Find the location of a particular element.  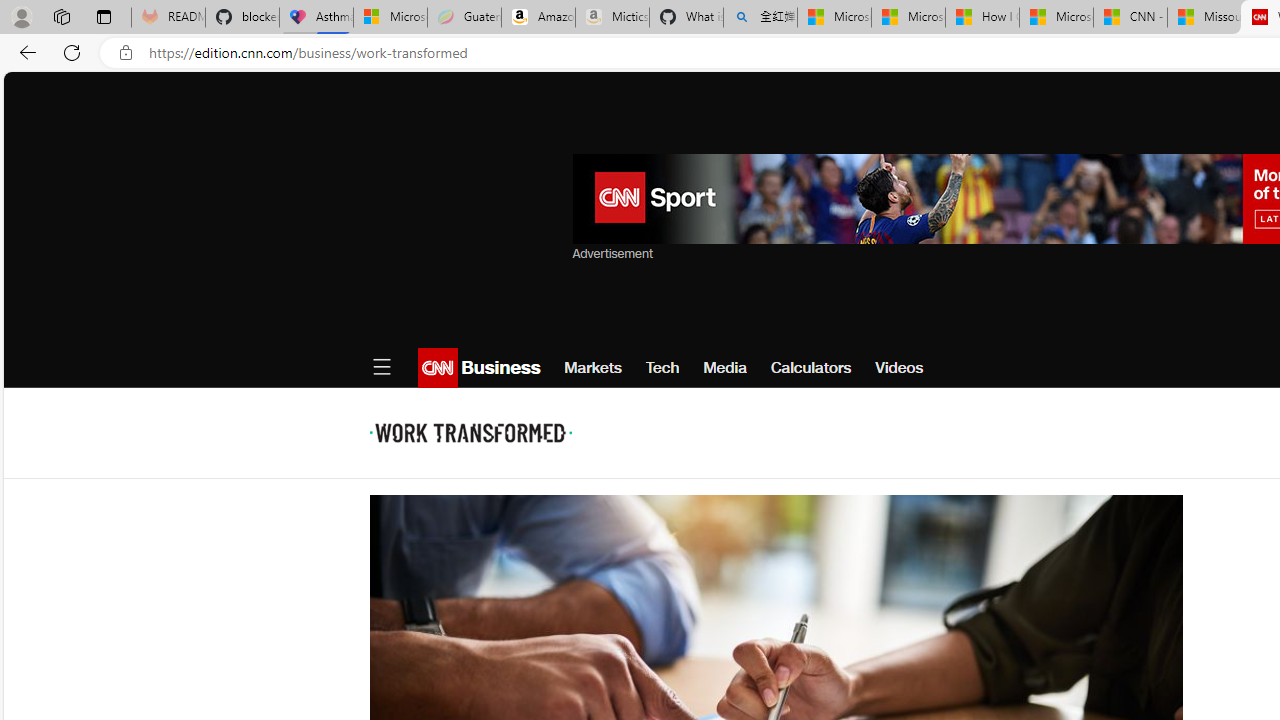

'How I Got Rid of Microsoft Edge' is located at coordinates (982, 17).